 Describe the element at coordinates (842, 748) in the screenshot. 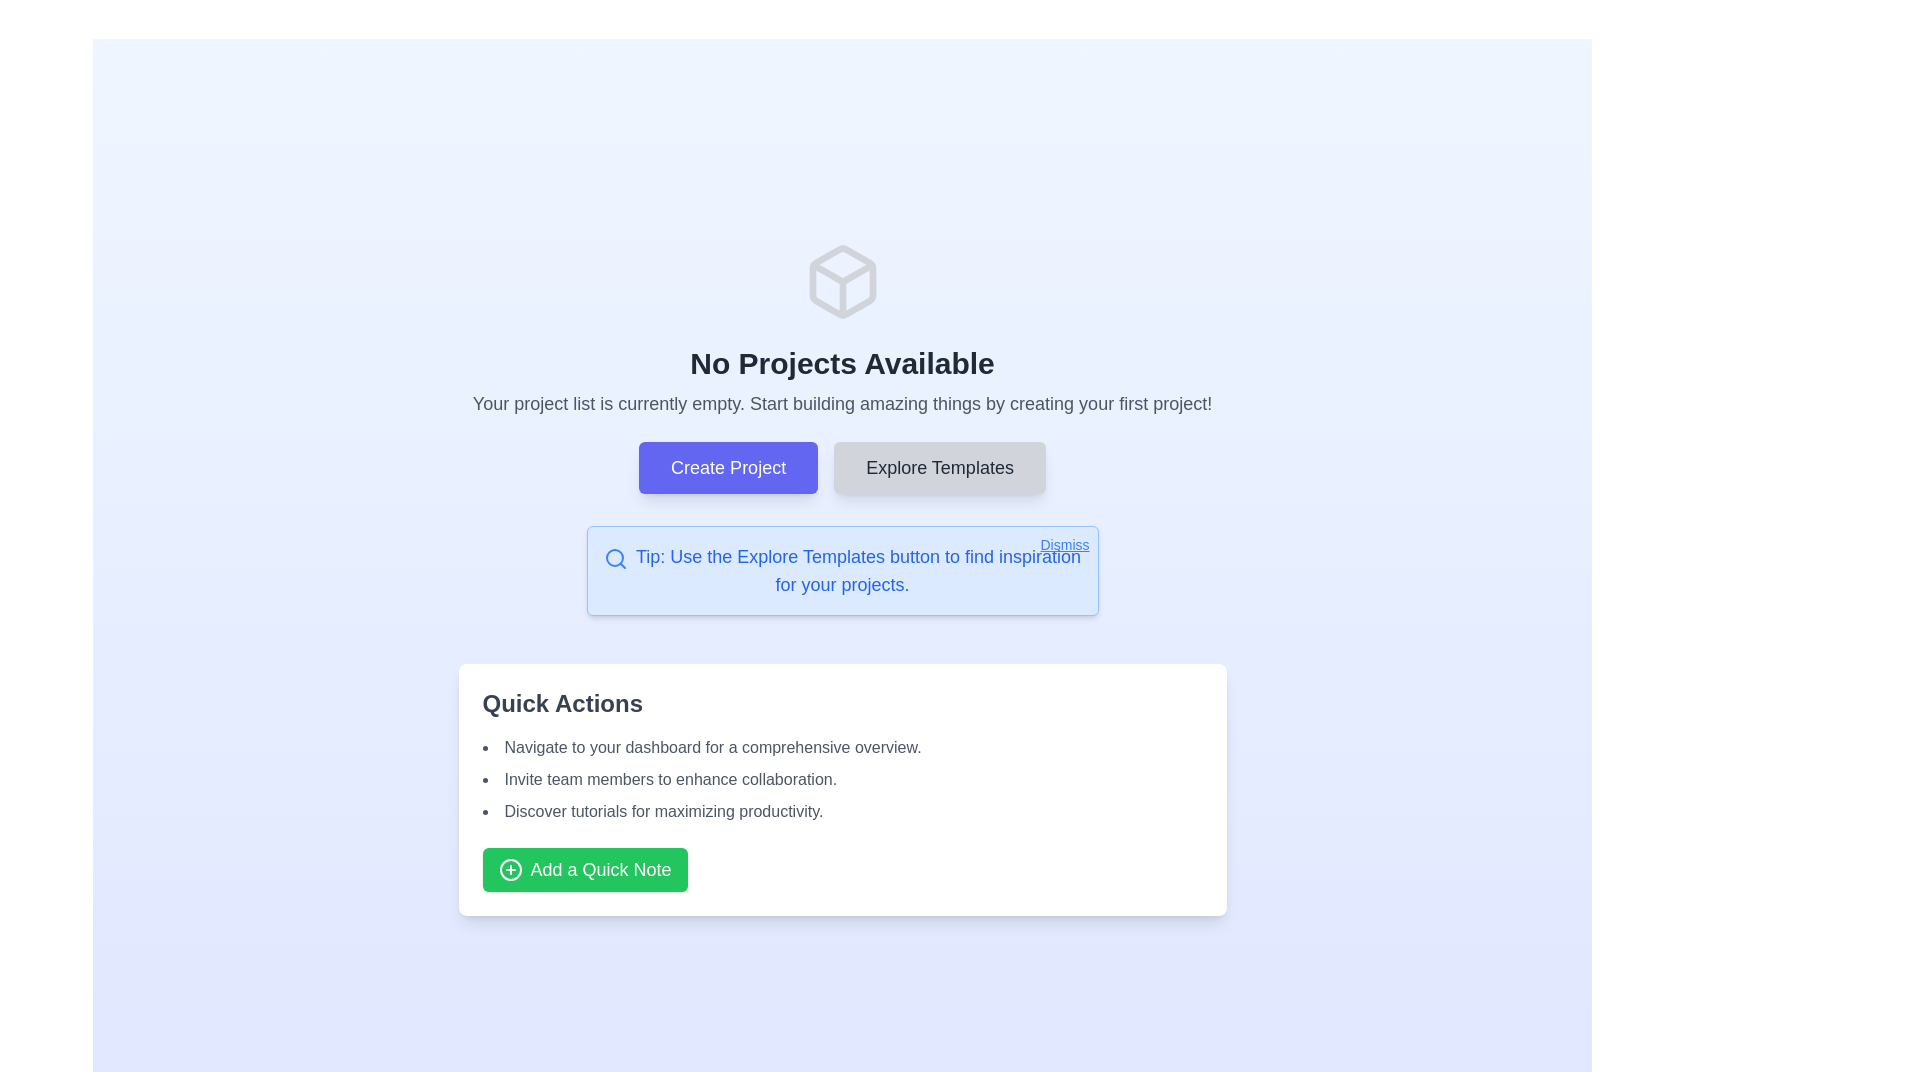

I see `informational text item stating 'Navigate to your dashboard for a comprehensive overview.' which is the first item in the bulleted list inside the 'Quick Actions' card` at that location.